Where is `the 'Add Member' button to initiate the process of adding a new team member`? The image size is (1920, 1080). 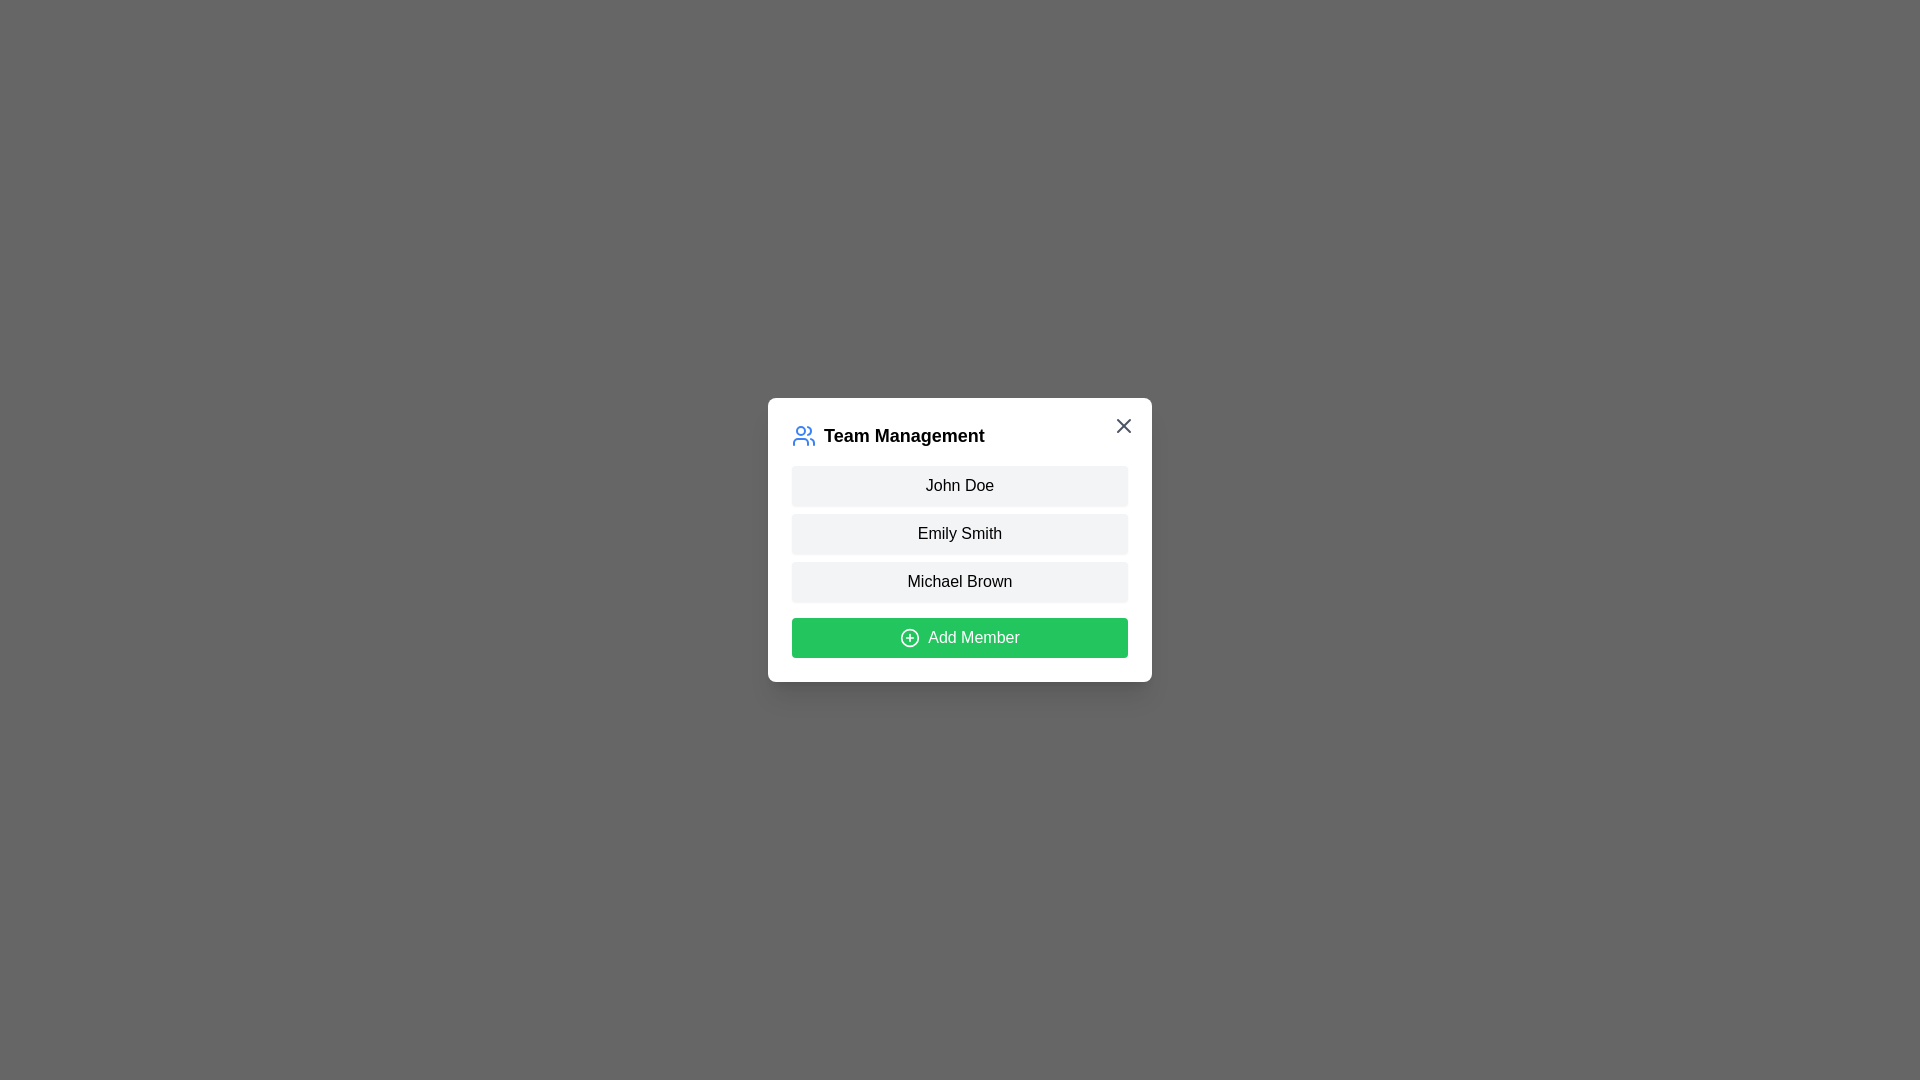 the 'Add Member' button to initiate the process of adding a new team member is located at coordinates (960, 637).